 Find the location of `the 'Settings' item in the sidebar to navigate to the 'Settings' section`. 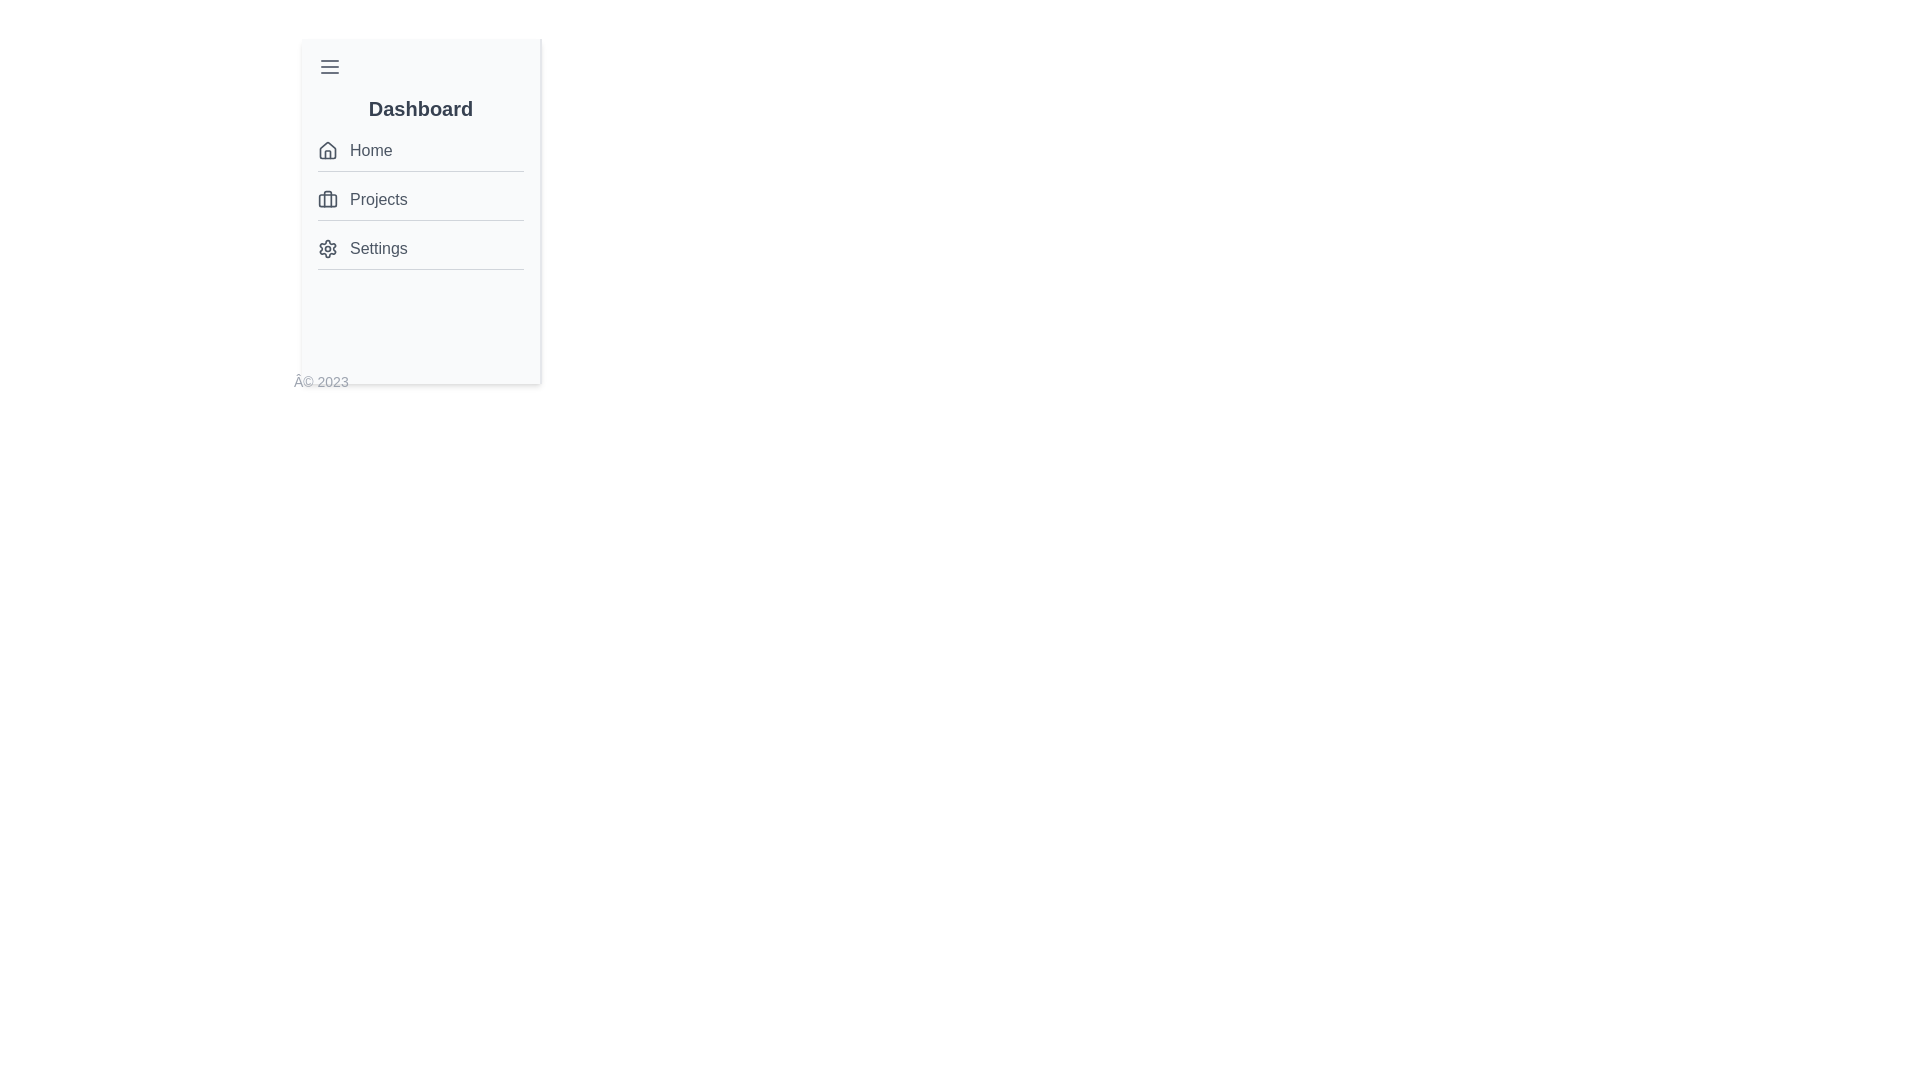

the 'Settings' item in the sidebar to navigate to the 'Settings' section is located at coordinates (420, 248).